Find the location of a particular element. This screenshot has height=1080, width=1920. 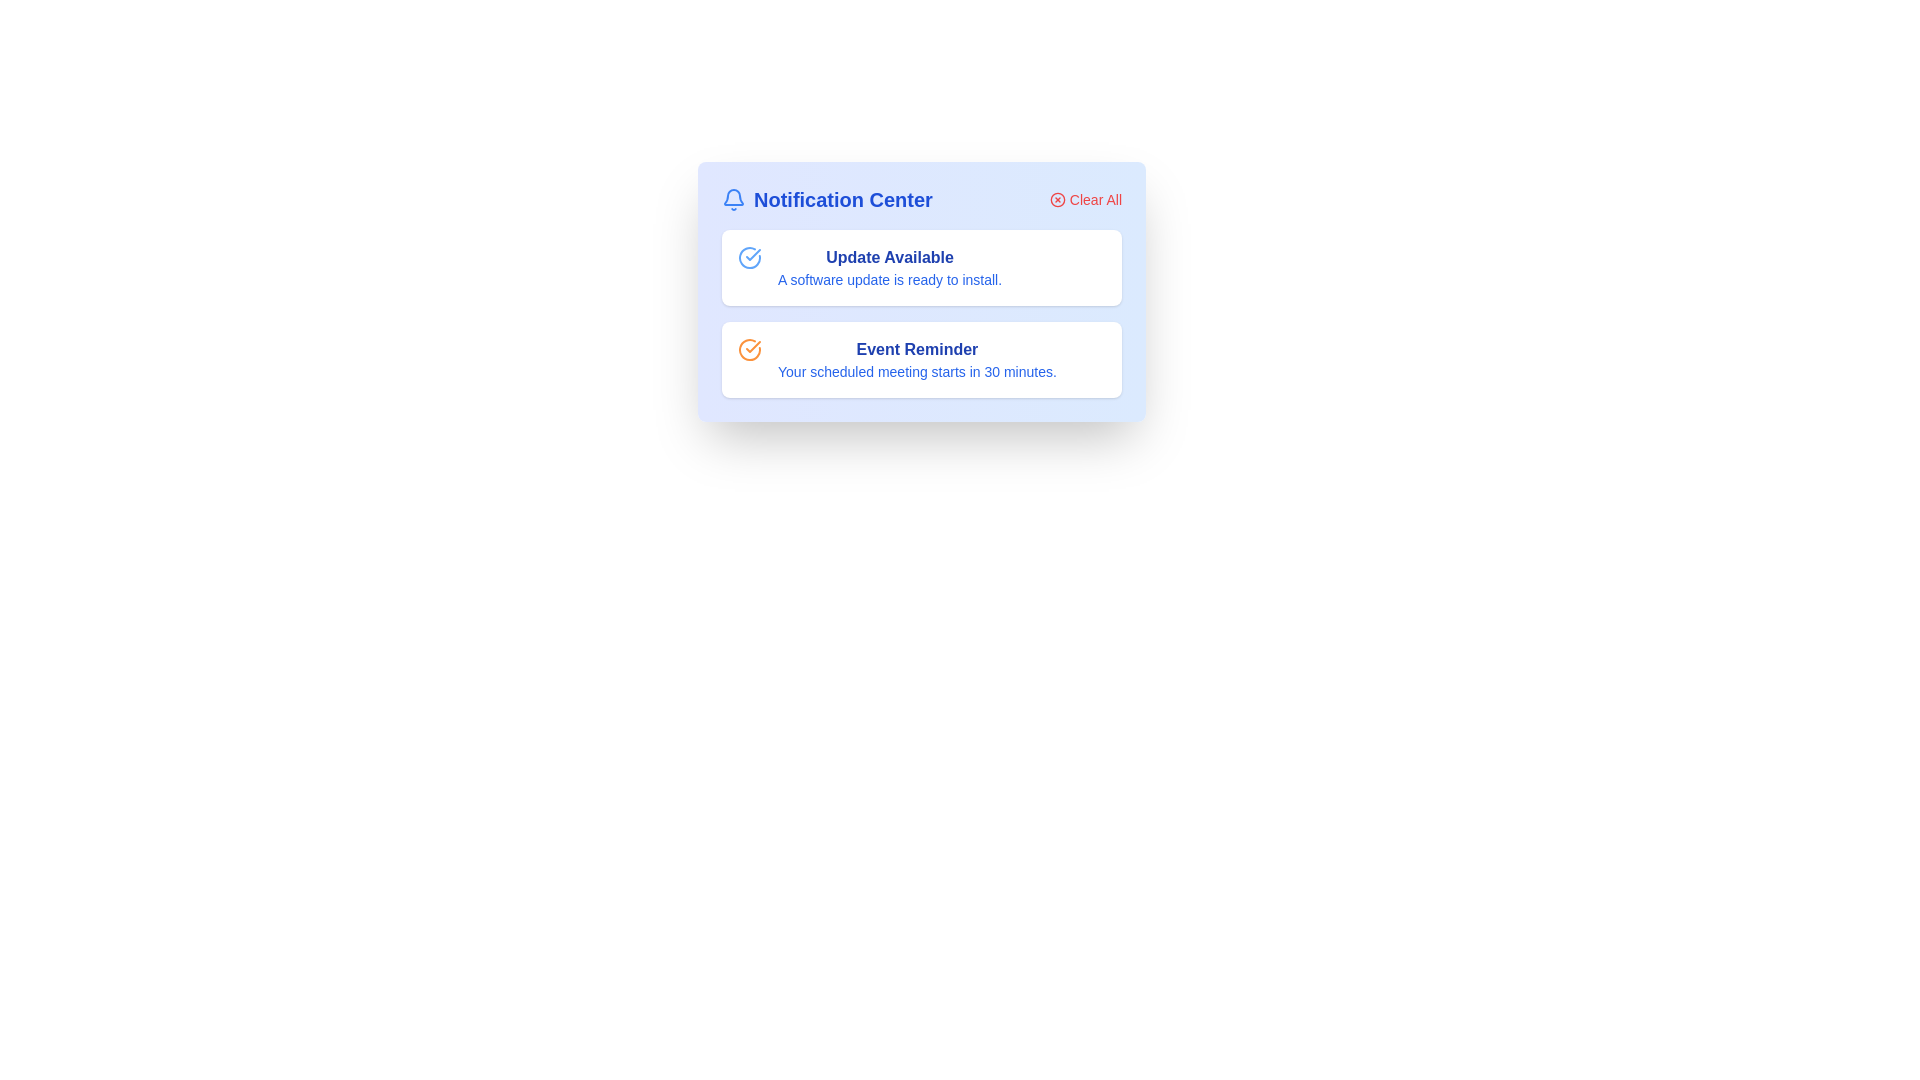

the circular icon with a blue outline and a checkmark inside, which indicates a positive status, located adjacent to the 'Update Available' text in the notification card is located at coordinates (748, 257).